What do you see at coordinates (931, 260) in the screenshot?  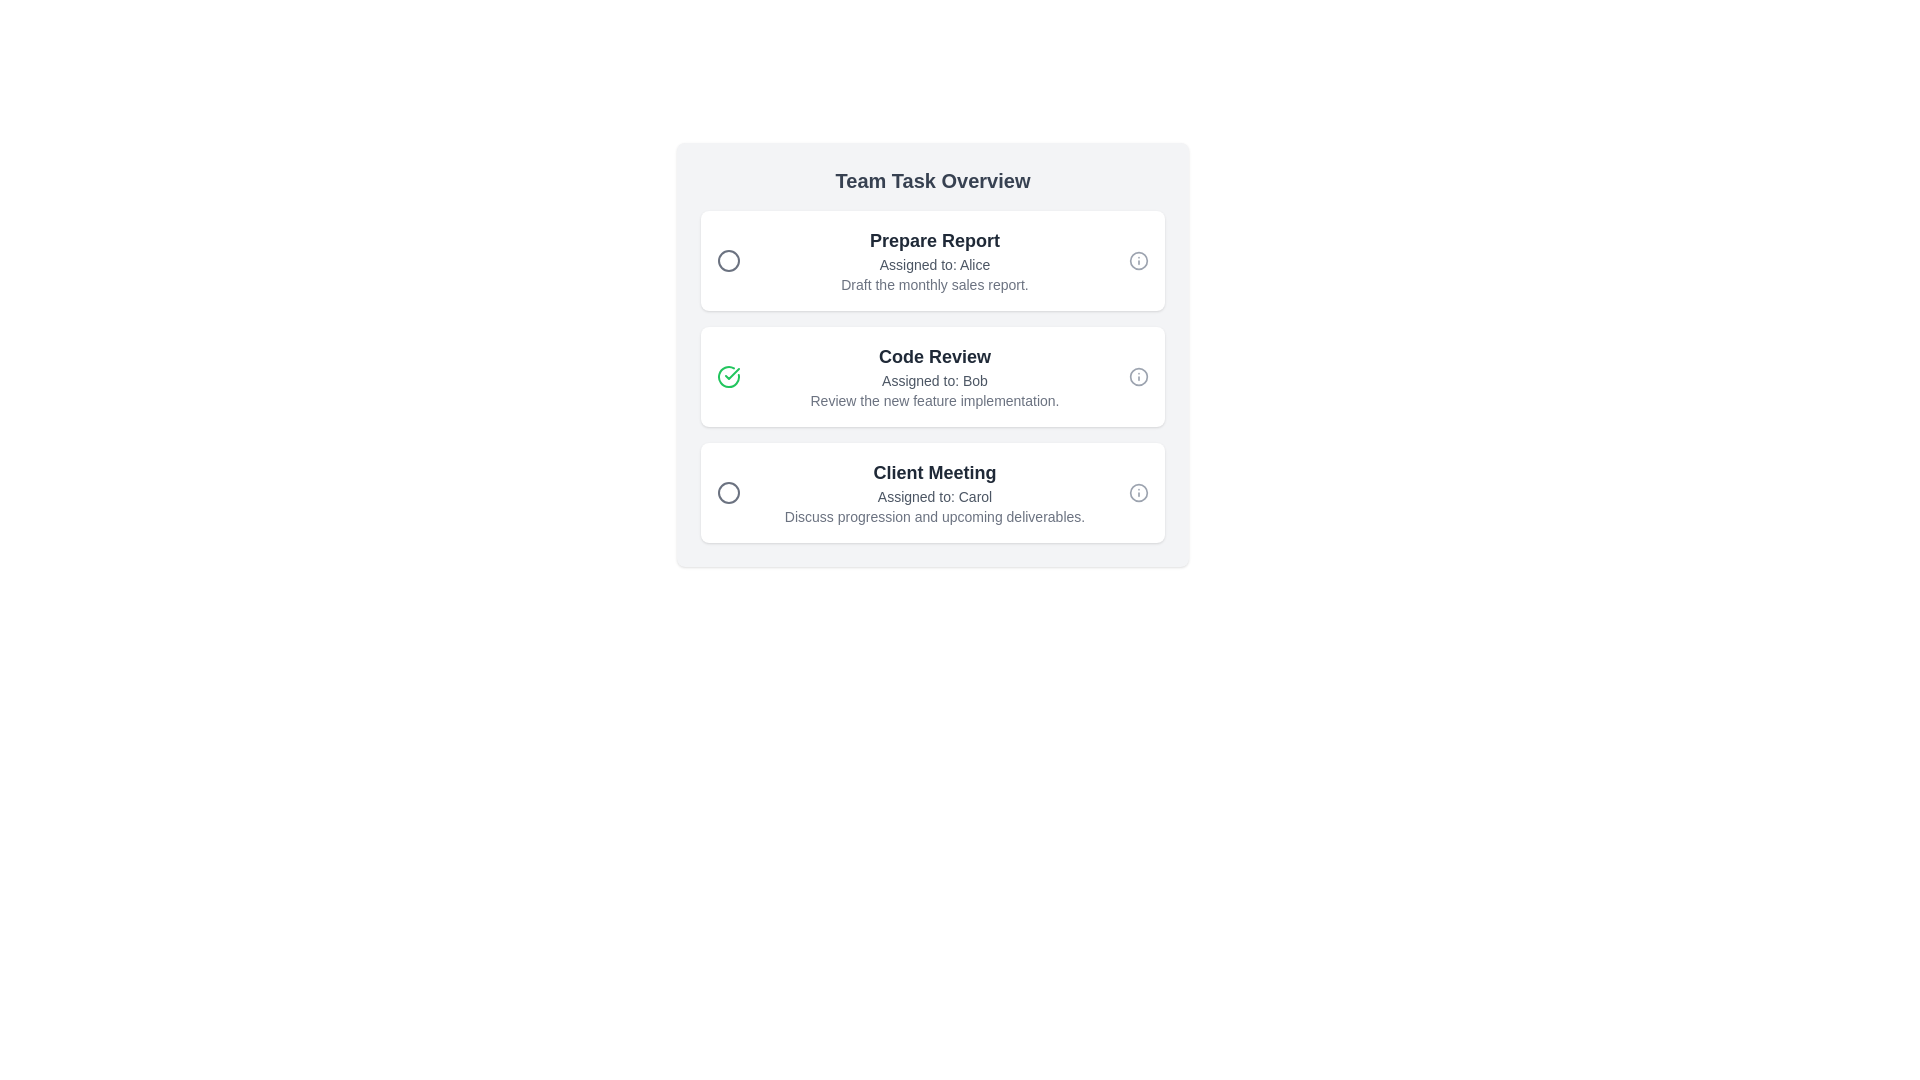 I see `task details from the Task card titled 'Prepare Report' which is located at the top of the task overview interface` at bounding box center [931, 260].